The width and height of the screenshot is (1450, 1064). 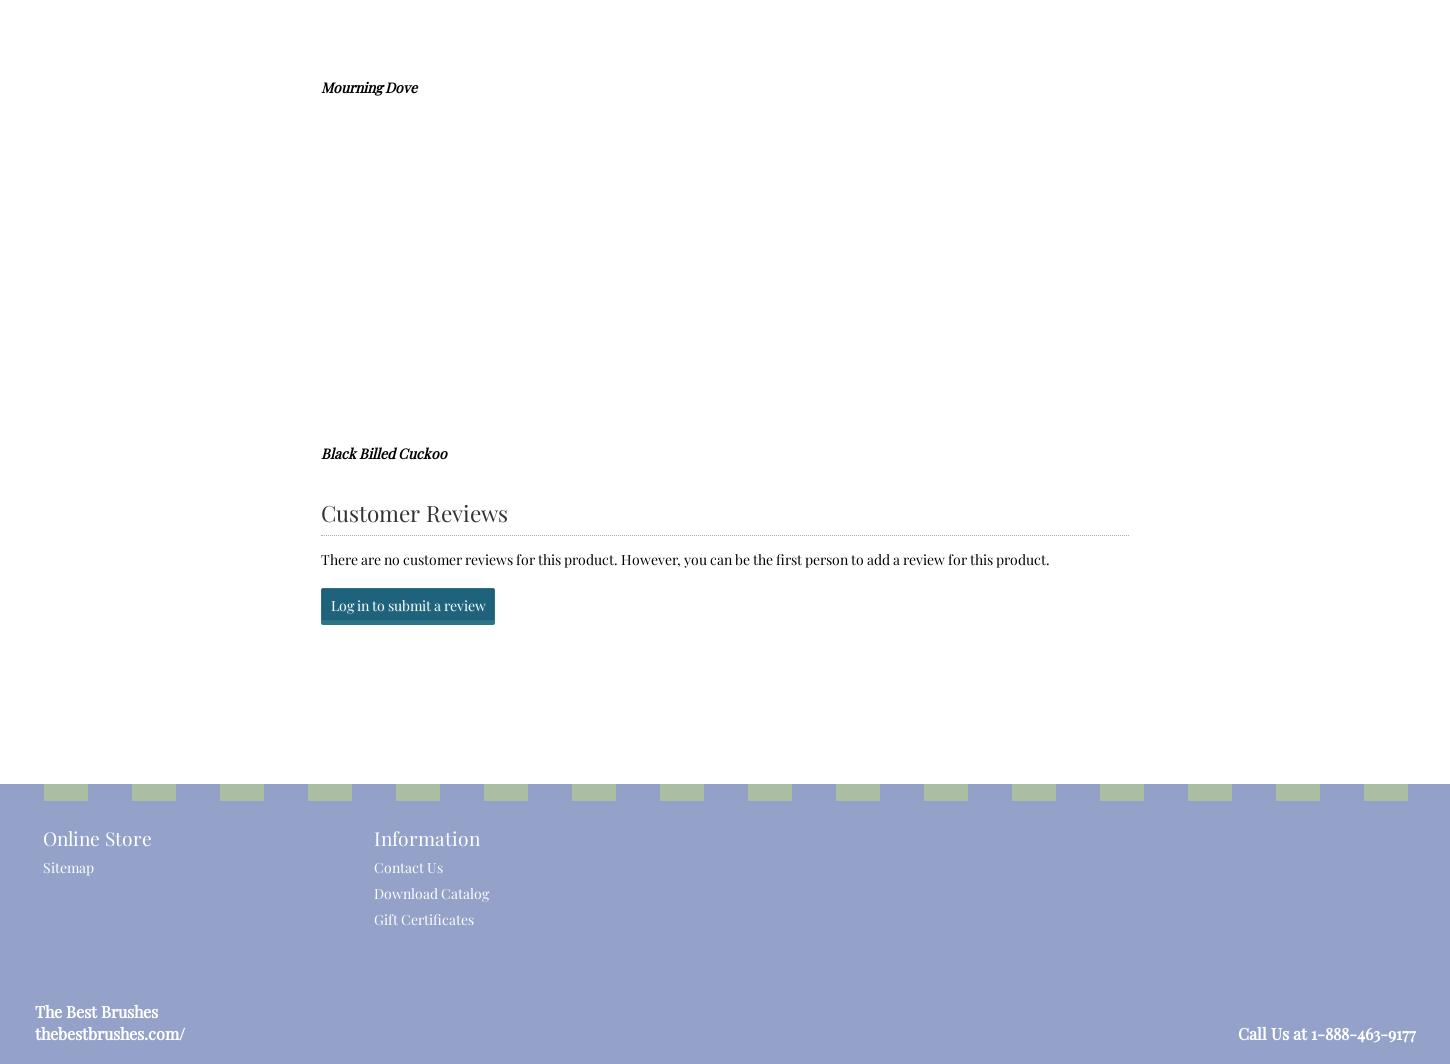 I want to click on 'Download Catalog', so click(x=429, y=892).